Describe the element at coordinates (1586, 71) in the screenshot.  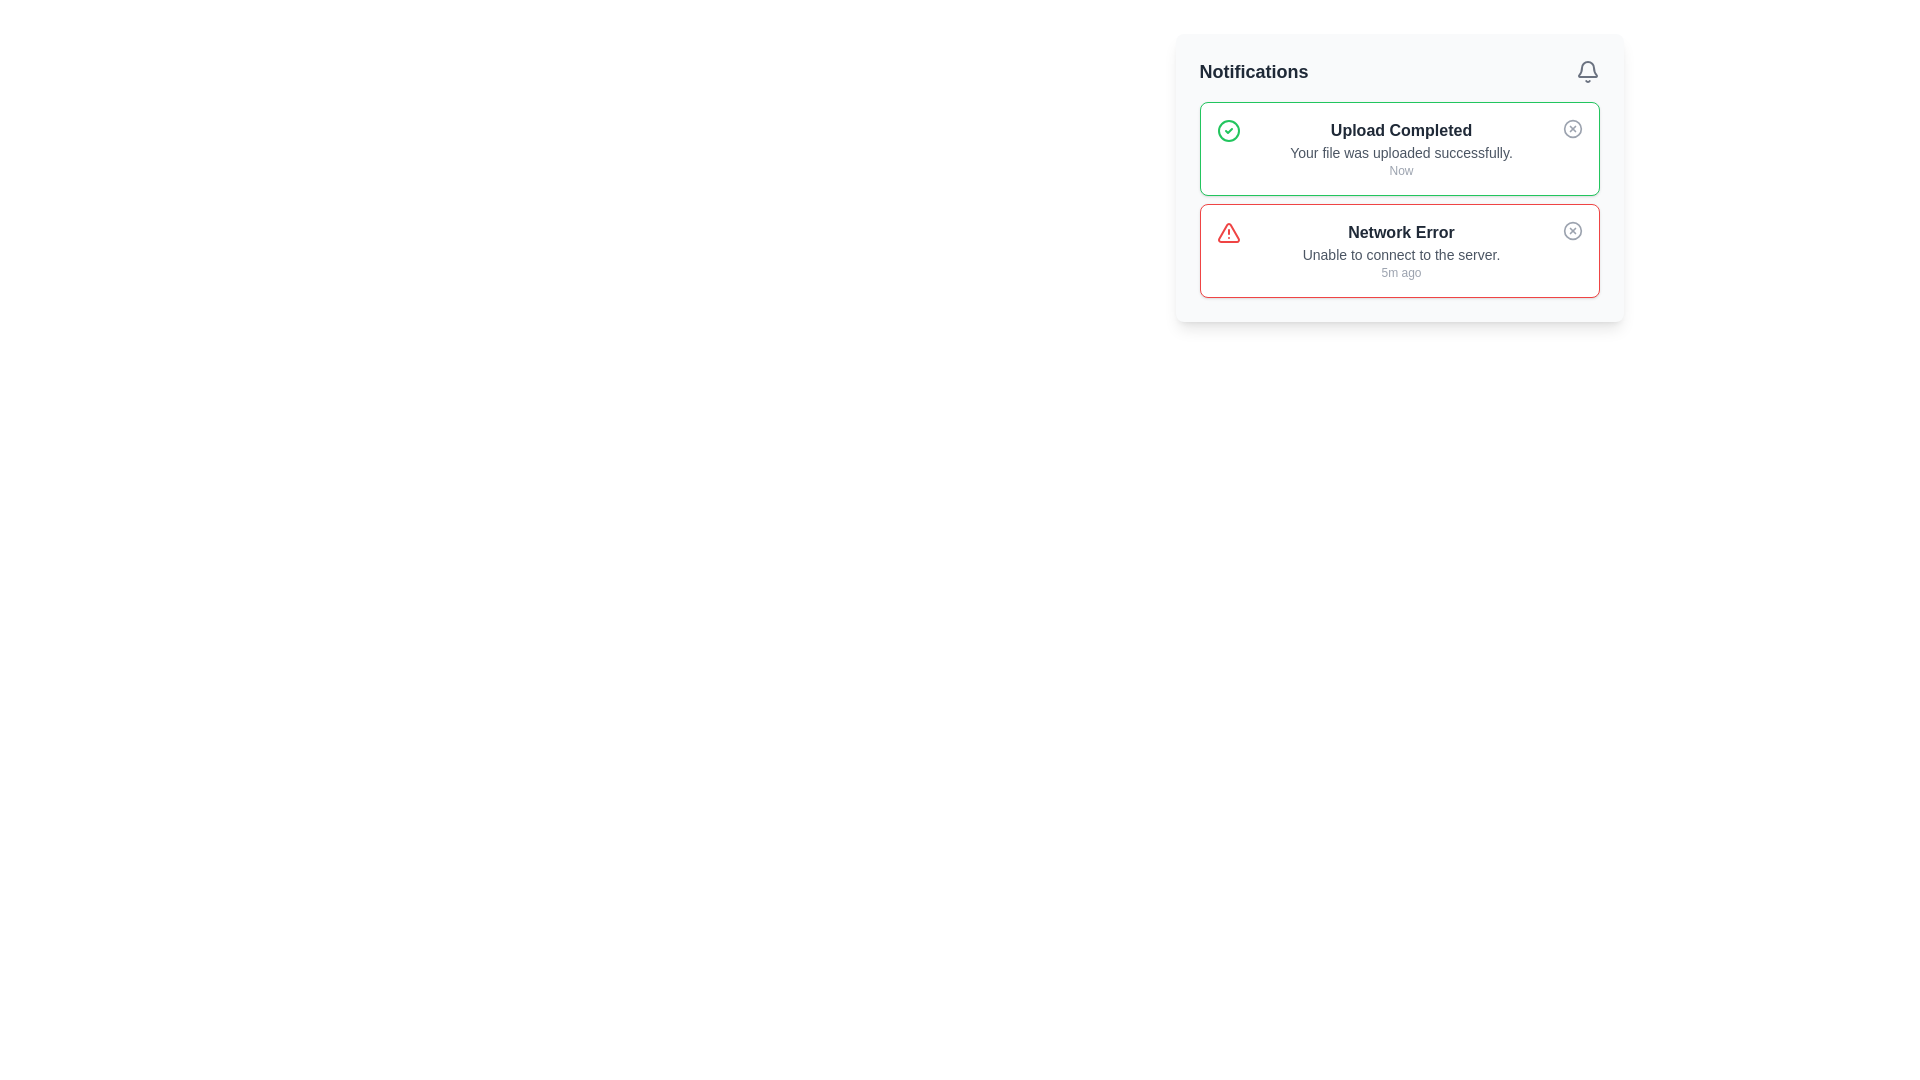
I see `the notification bell icon` at that location.